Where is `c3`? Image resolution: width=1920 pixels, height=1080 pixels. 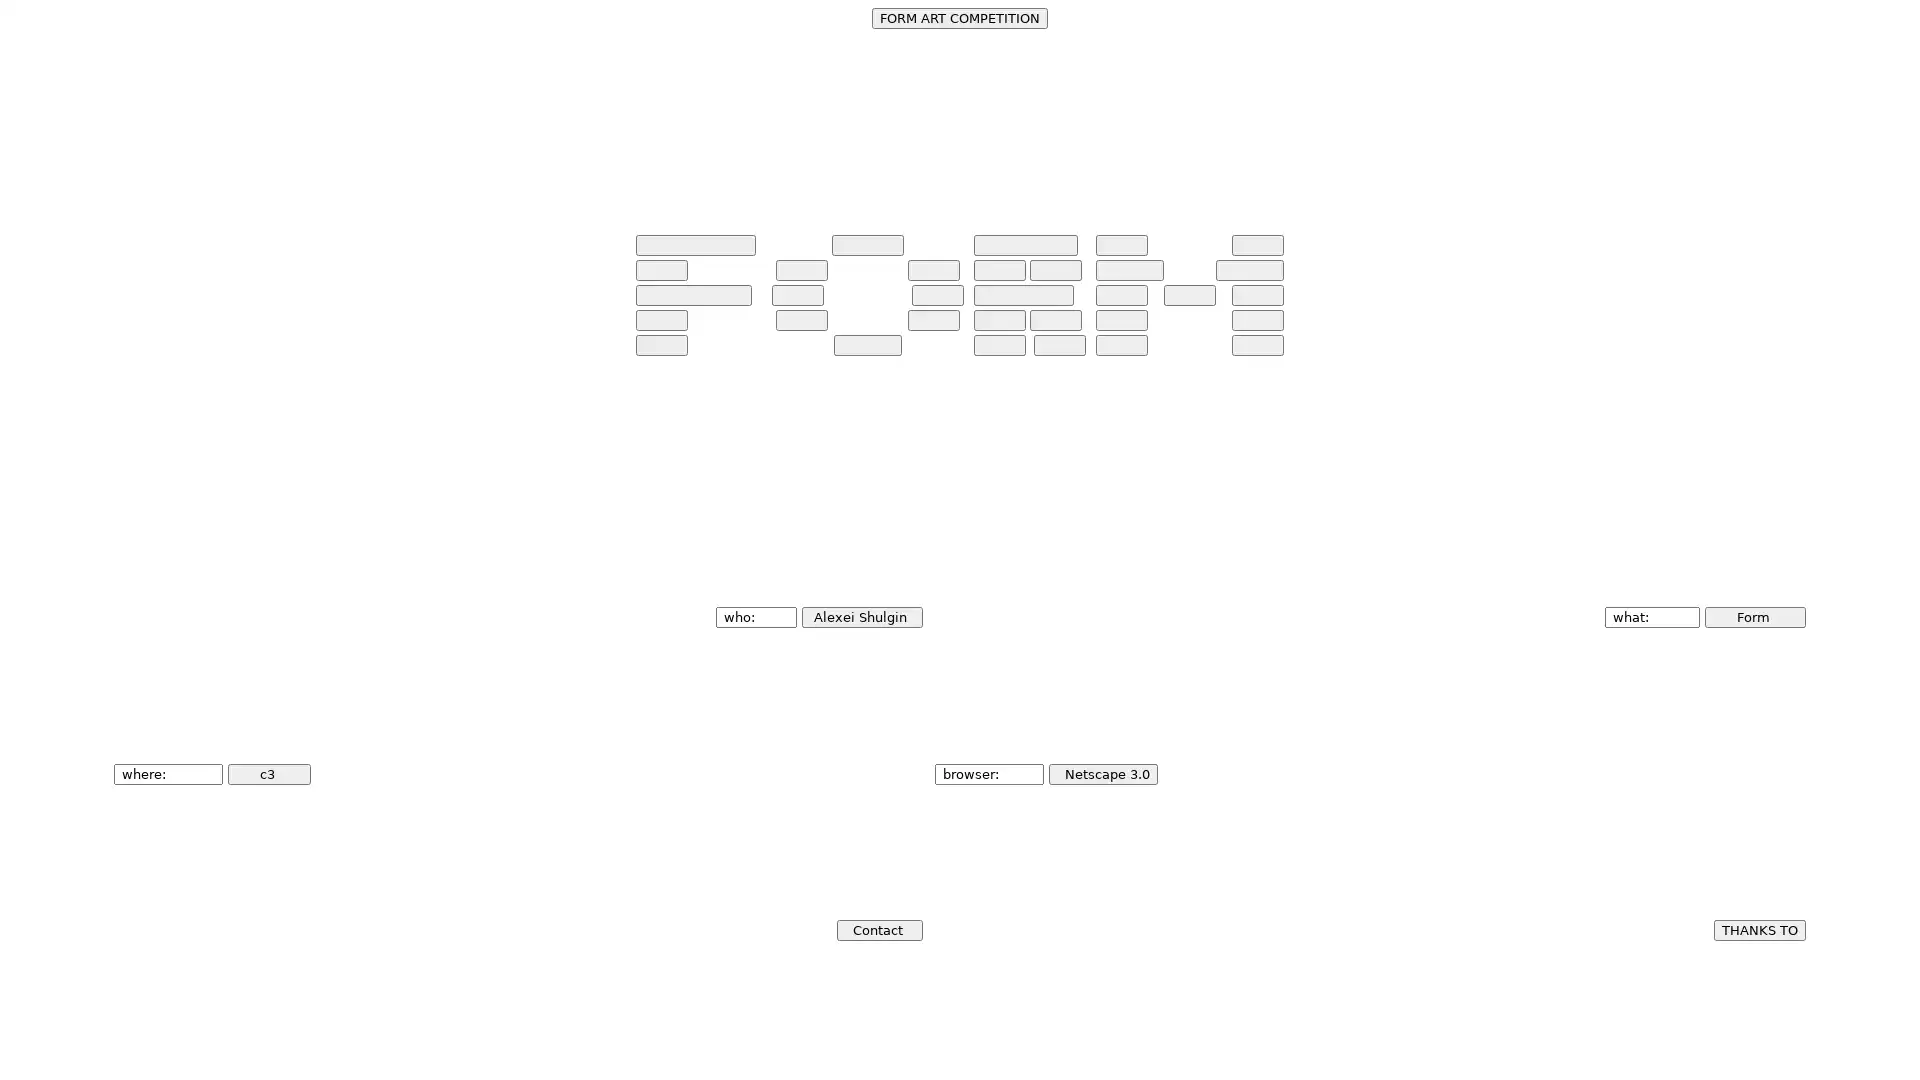
c3 is located at coordinates (268, 772).